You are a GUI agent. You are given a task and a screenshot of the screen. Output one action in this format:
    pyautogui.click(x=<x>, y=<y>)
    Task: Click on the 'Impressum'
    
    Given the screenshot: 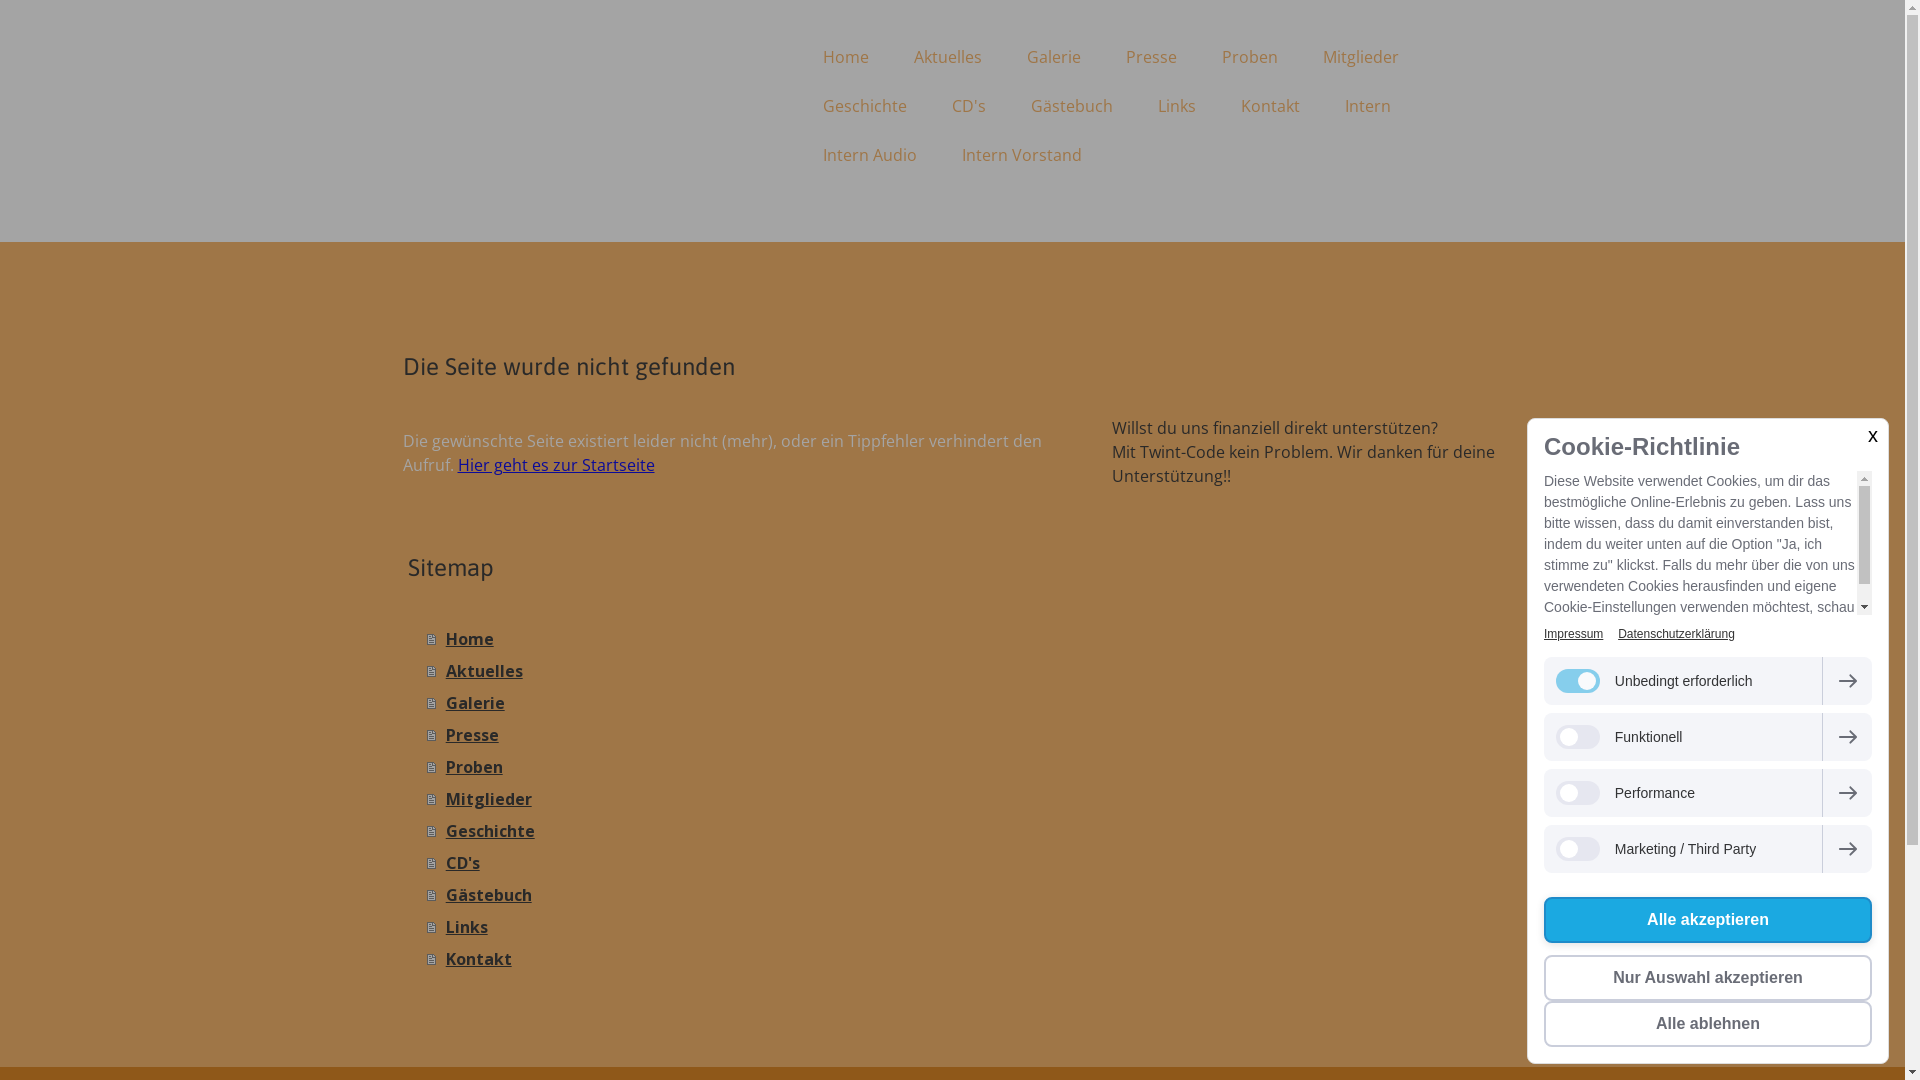 What is the action you would take?
    pyautogui.click(x=1572, y=633)
    